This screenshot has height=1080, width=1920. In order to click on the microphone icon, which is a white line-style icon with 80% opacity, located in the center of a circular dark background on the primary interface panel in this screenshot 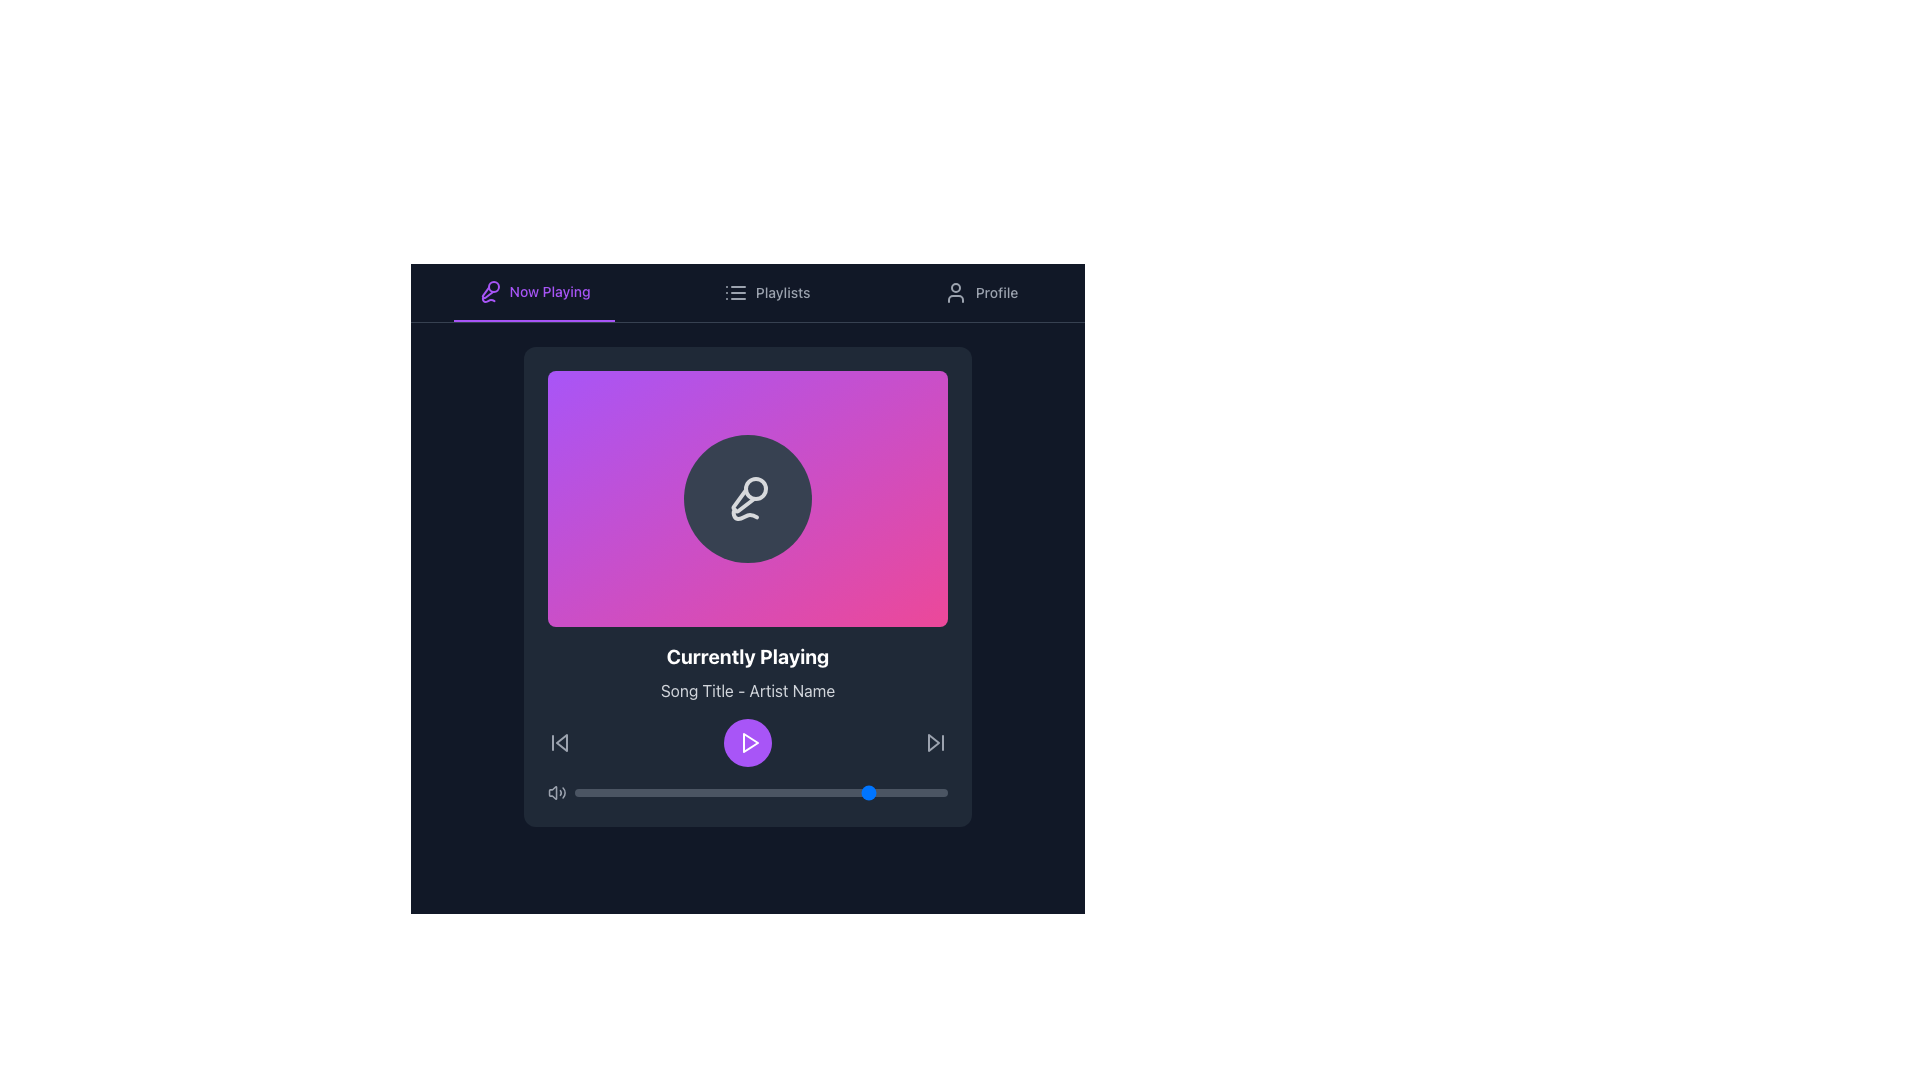, I will do `click(747, 497)`.